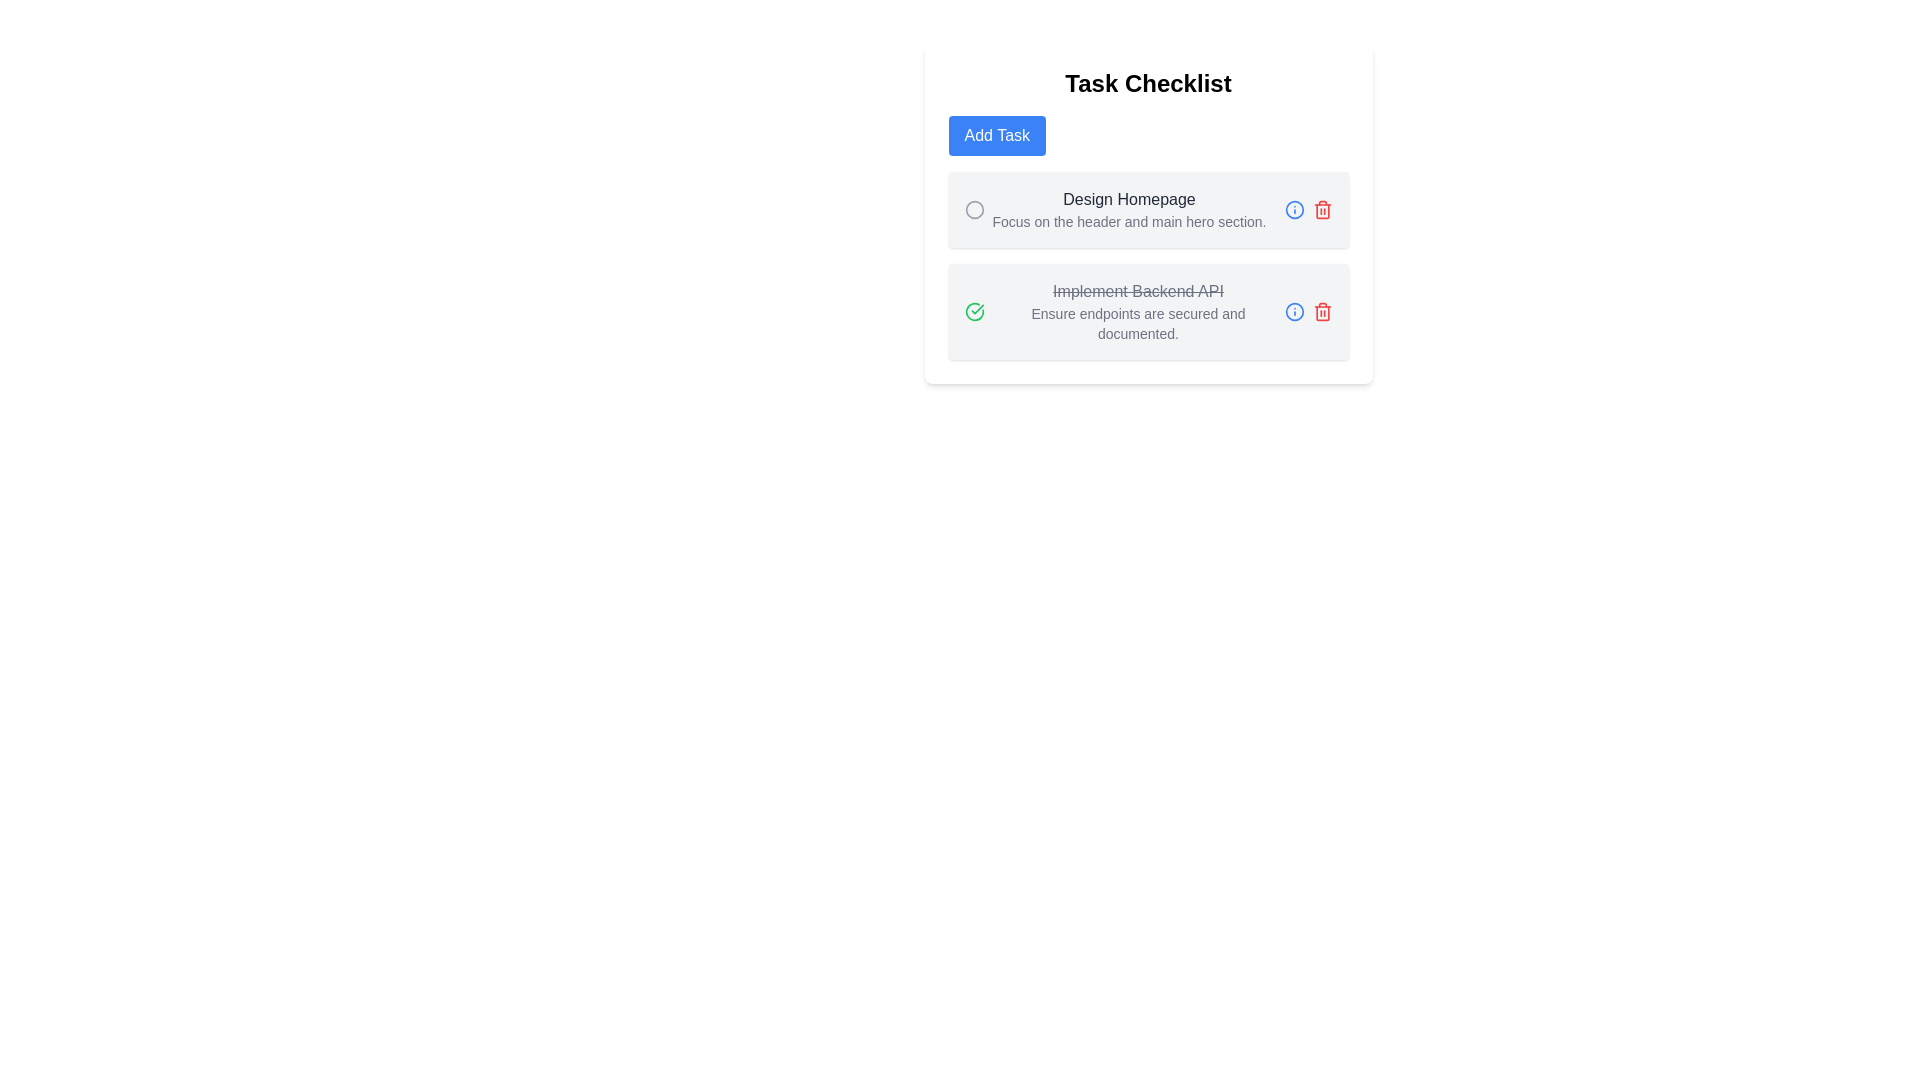  I want to click on the completed task entry in the checklist that has a strikethrough style, located below the checkmark icon and aligned to the left of a circular button, so click(1138, 312).